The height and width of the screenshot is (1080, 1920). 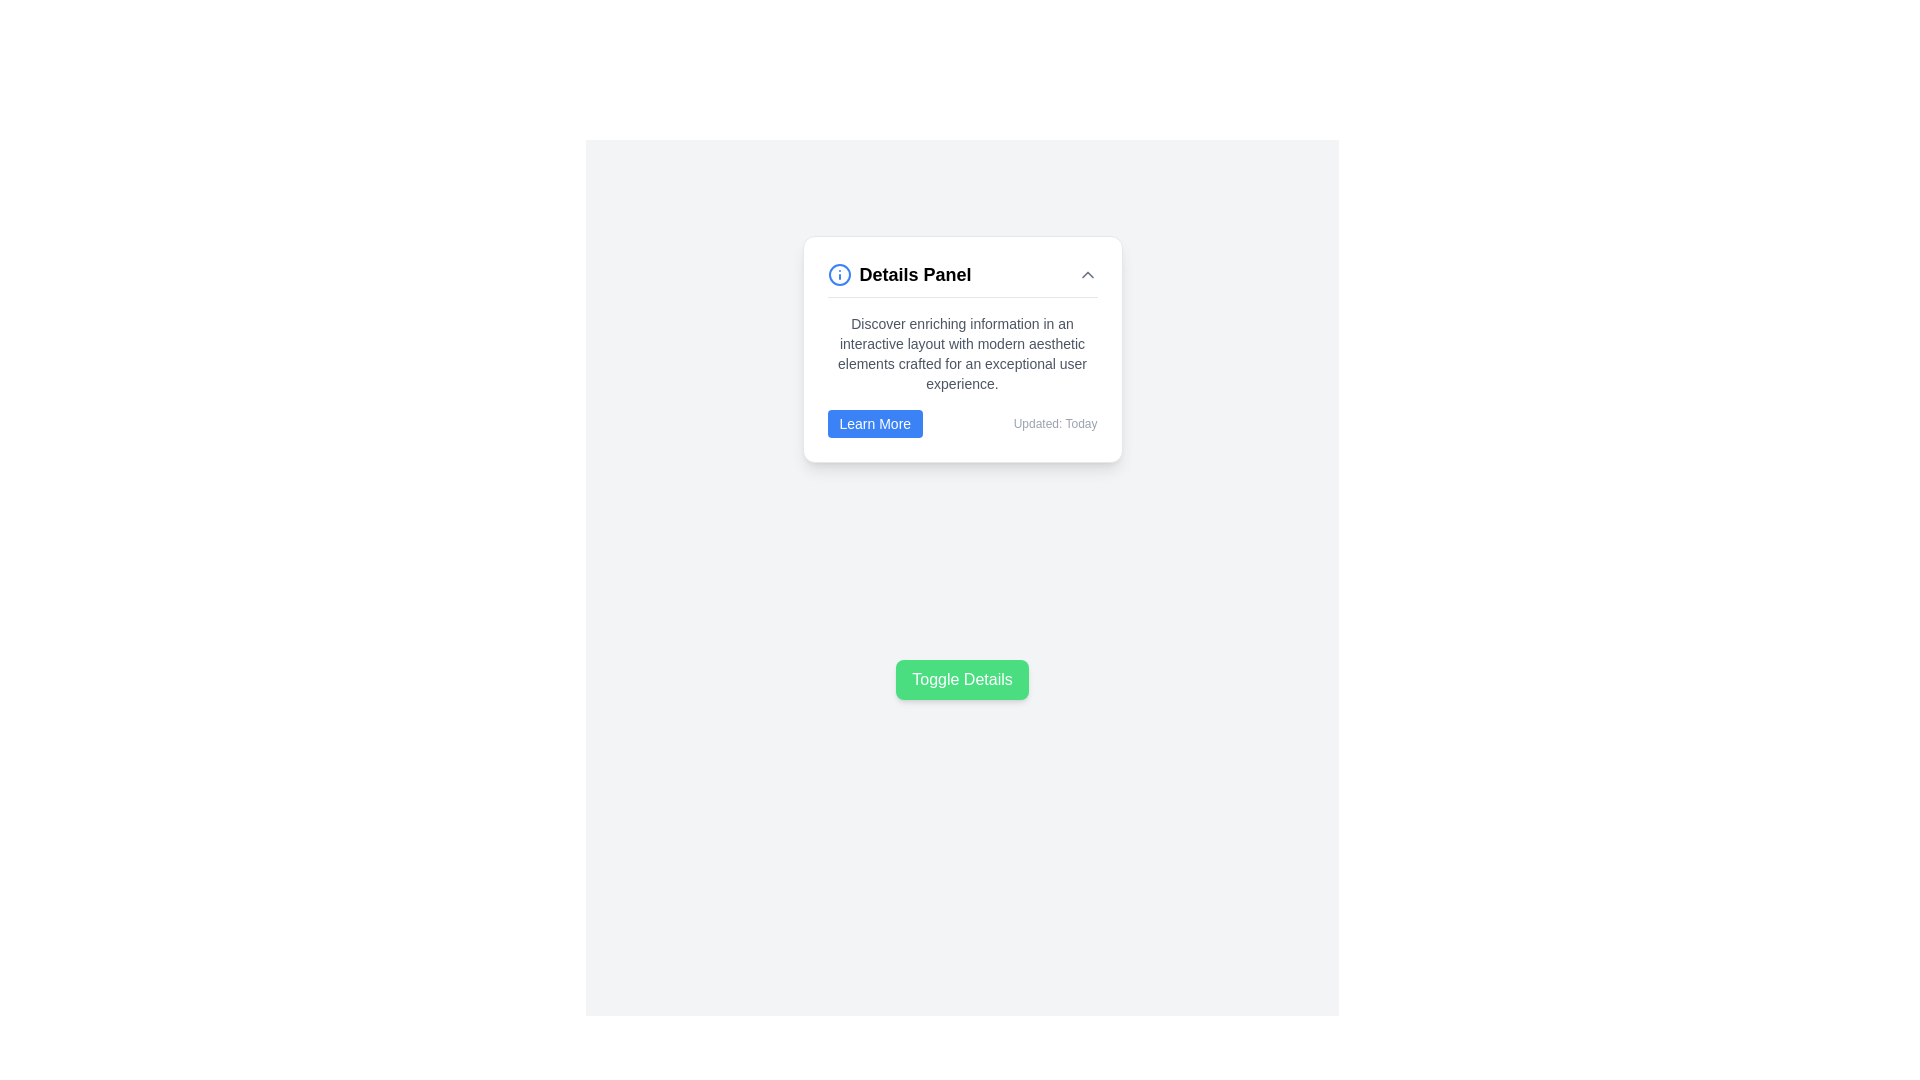 What do you see at coordinates (839, 274) in the screenshot?
I see `the icon that serves as a visual information indicator for the 'Details Panel', located at the start of the section's title` at bounding box center [839, 274].